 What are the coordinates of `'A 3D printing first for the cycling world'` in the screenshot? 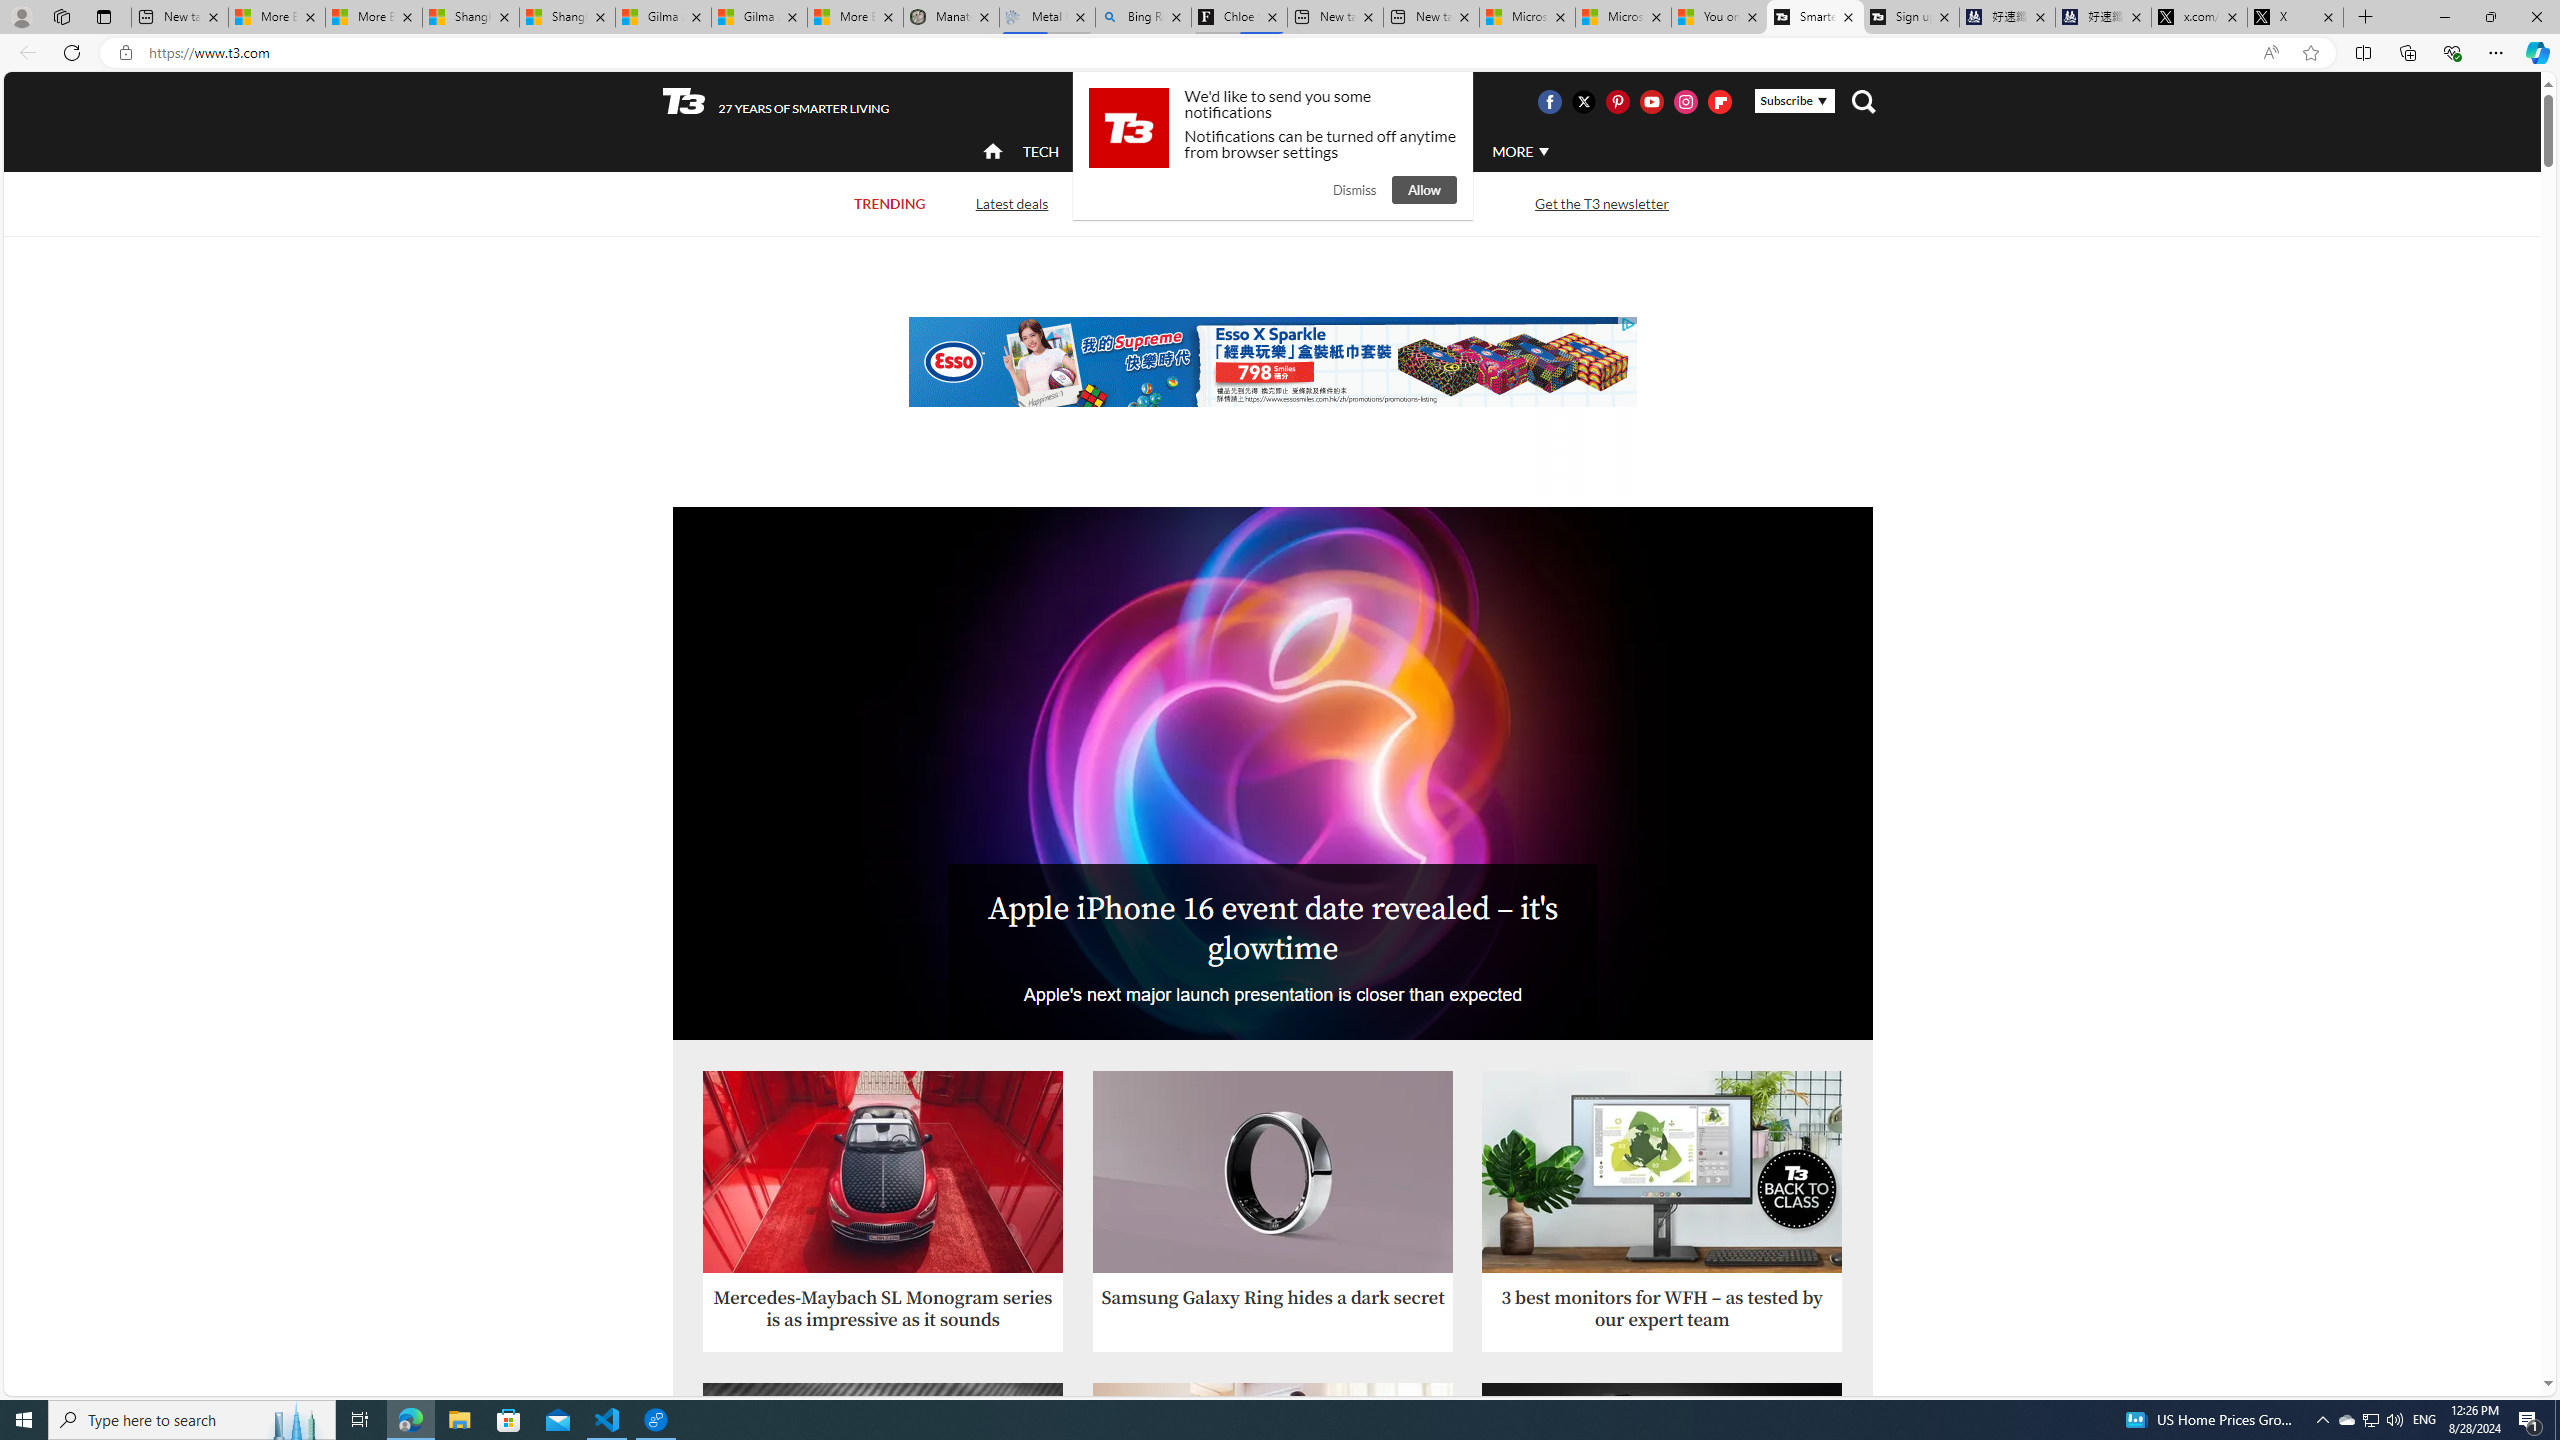 It's located at (1662, 1440).